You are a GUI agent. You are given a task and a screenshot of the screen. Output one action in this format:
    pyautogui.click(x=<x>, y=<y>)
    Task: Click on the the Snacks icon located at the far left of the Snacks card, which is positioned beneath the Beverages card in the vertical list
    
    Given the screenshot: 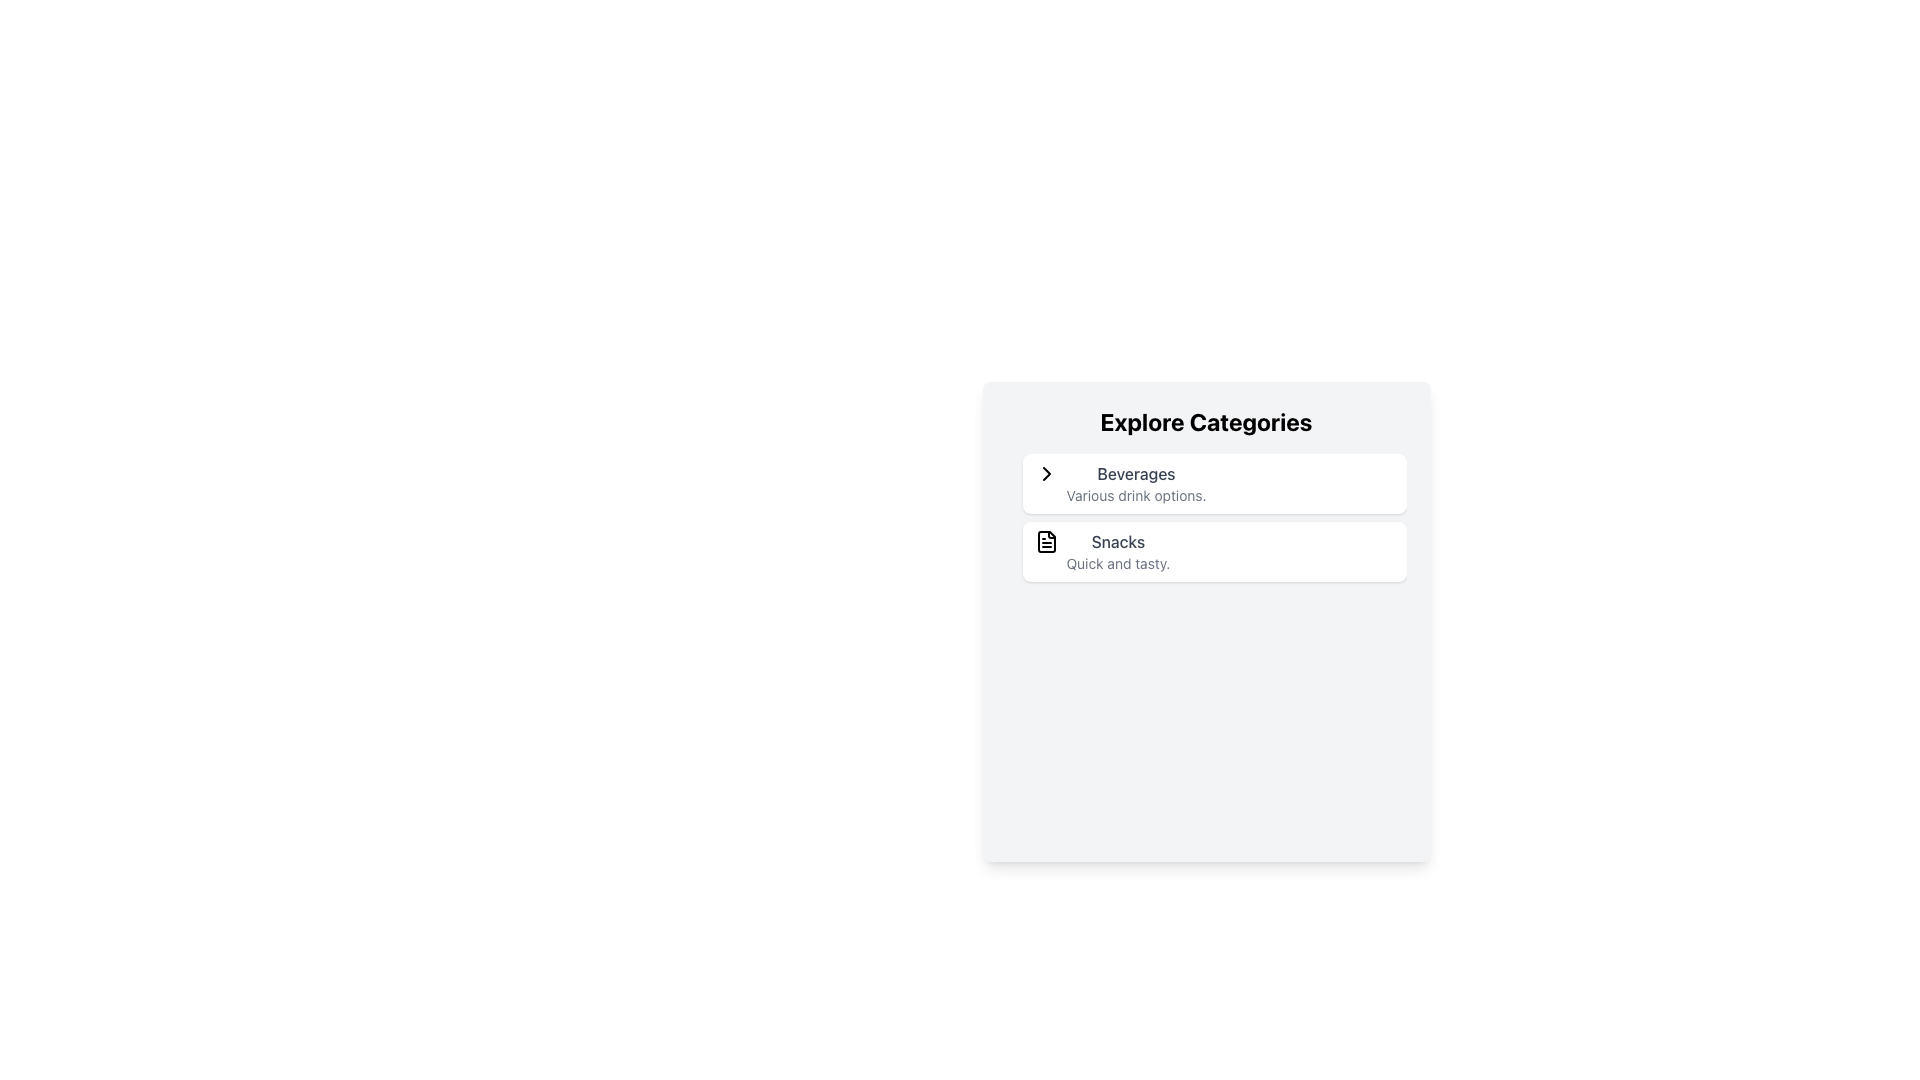 What is the action you would take?
    pyautogui.click(x=1049, y=542)
    